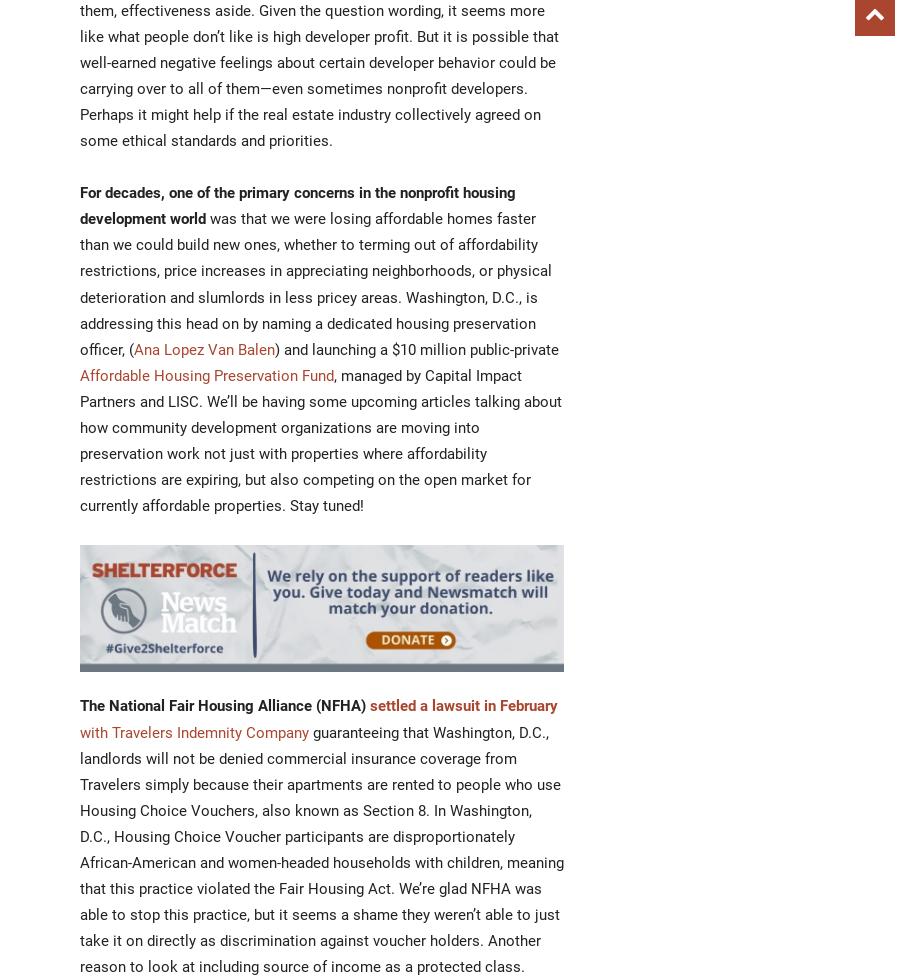  Describe the element at coordinates (79, 453) in the screenshot. I see `'We’ll be having some upcoming articles talking about how community development organizations are moving into preservation work not just with properties where affordability restrictions are expiring, but also competing on the open market for currently affordable properties. Stay tuned!'` at that location.